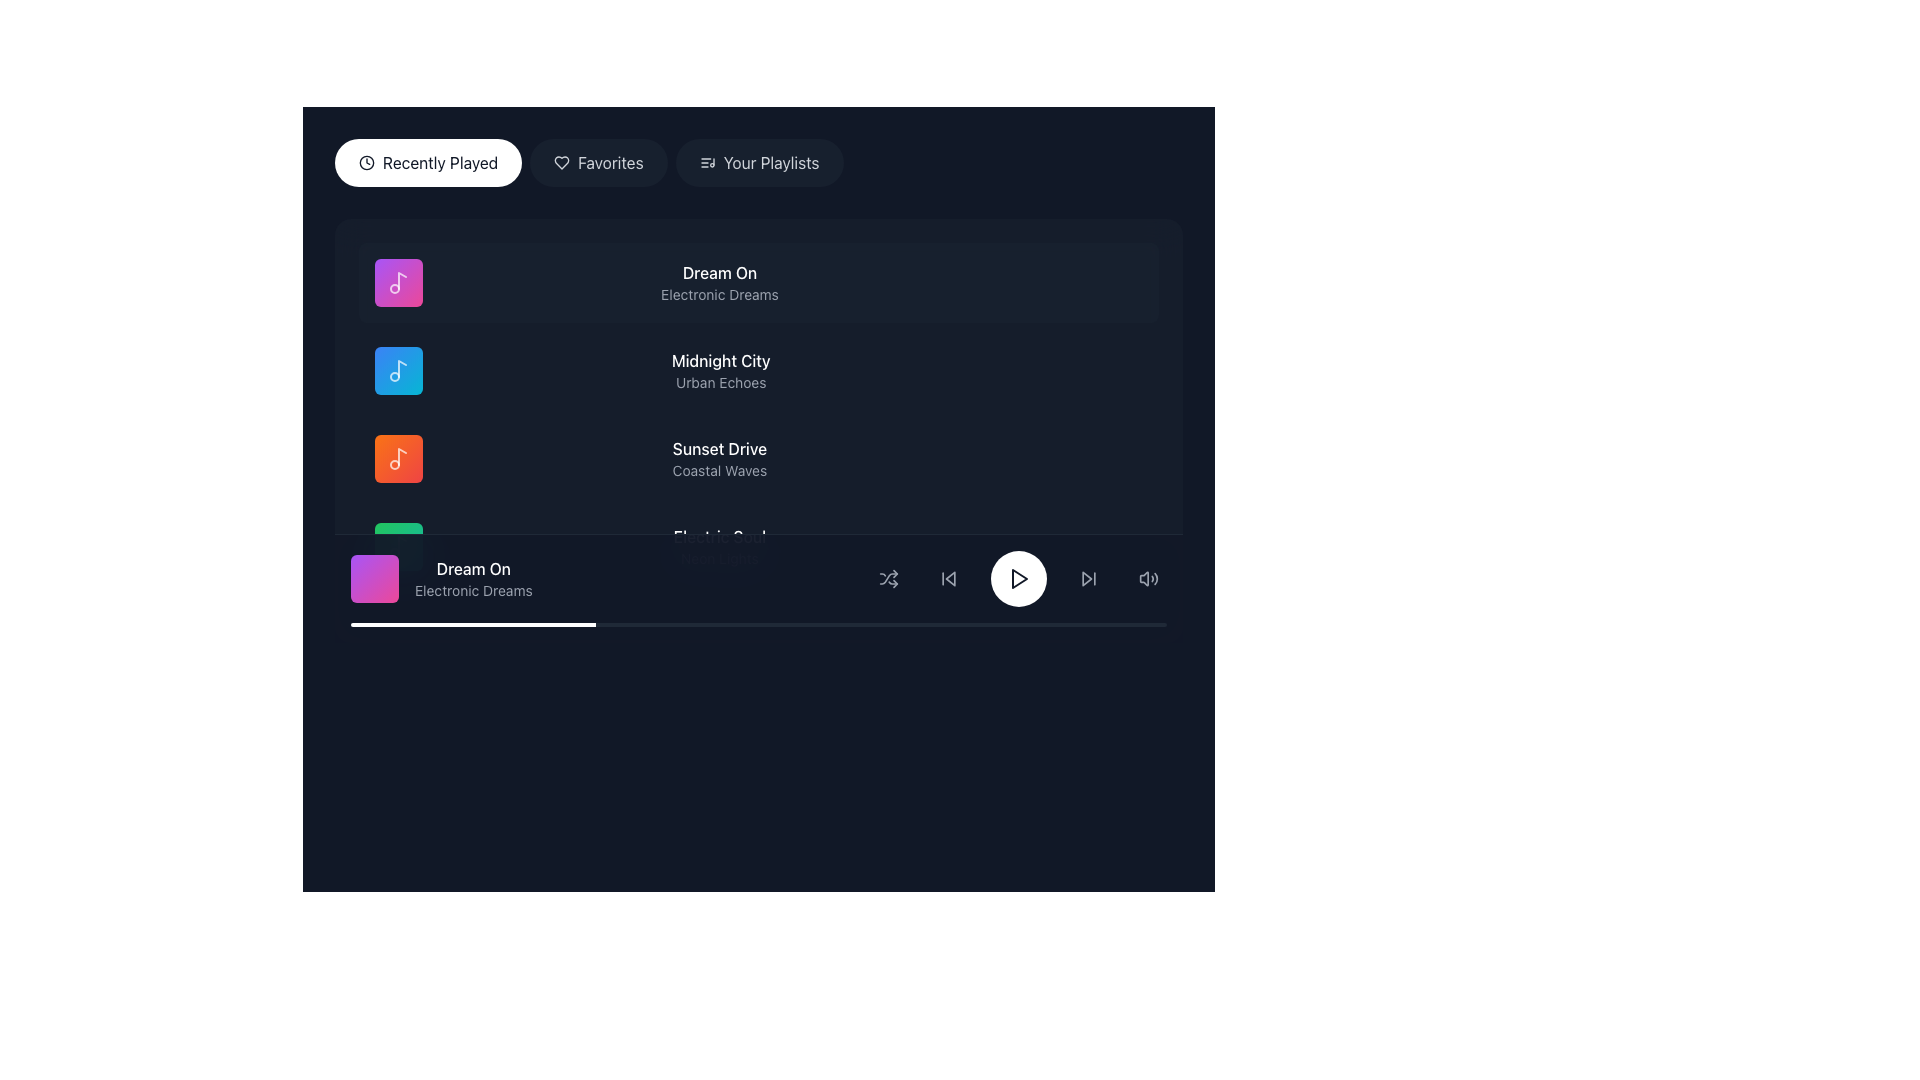 Image resolution: width=1920 pixels, height=1080 pixels. What do you see at coordinates (904, 623) in the screenshot?
I see `progress` at bounding box center [904, 623].